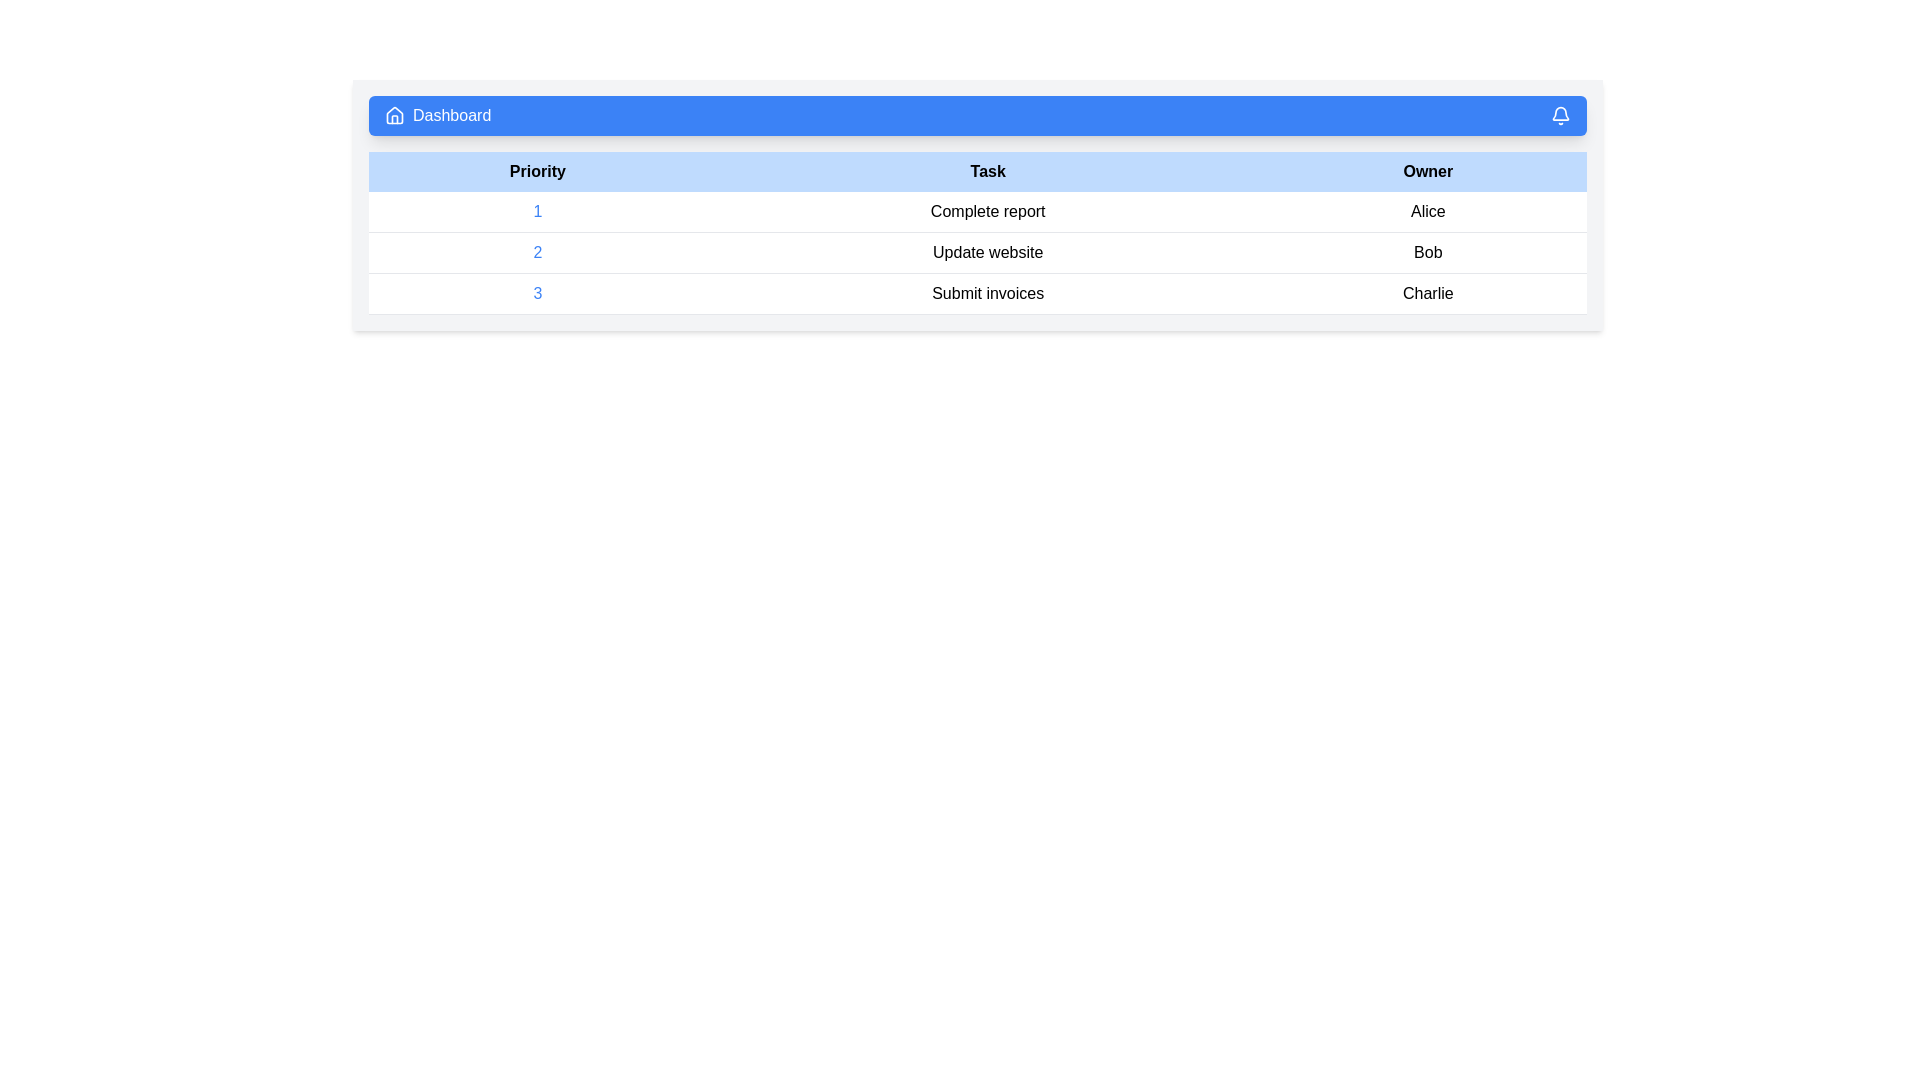  What do you see at coordinates (537, 252) in the screenshot?
I see `the numeral '2' styled with blue text color located in the second row under the 'Priority' column of the table` at bounding box center [537, 252].